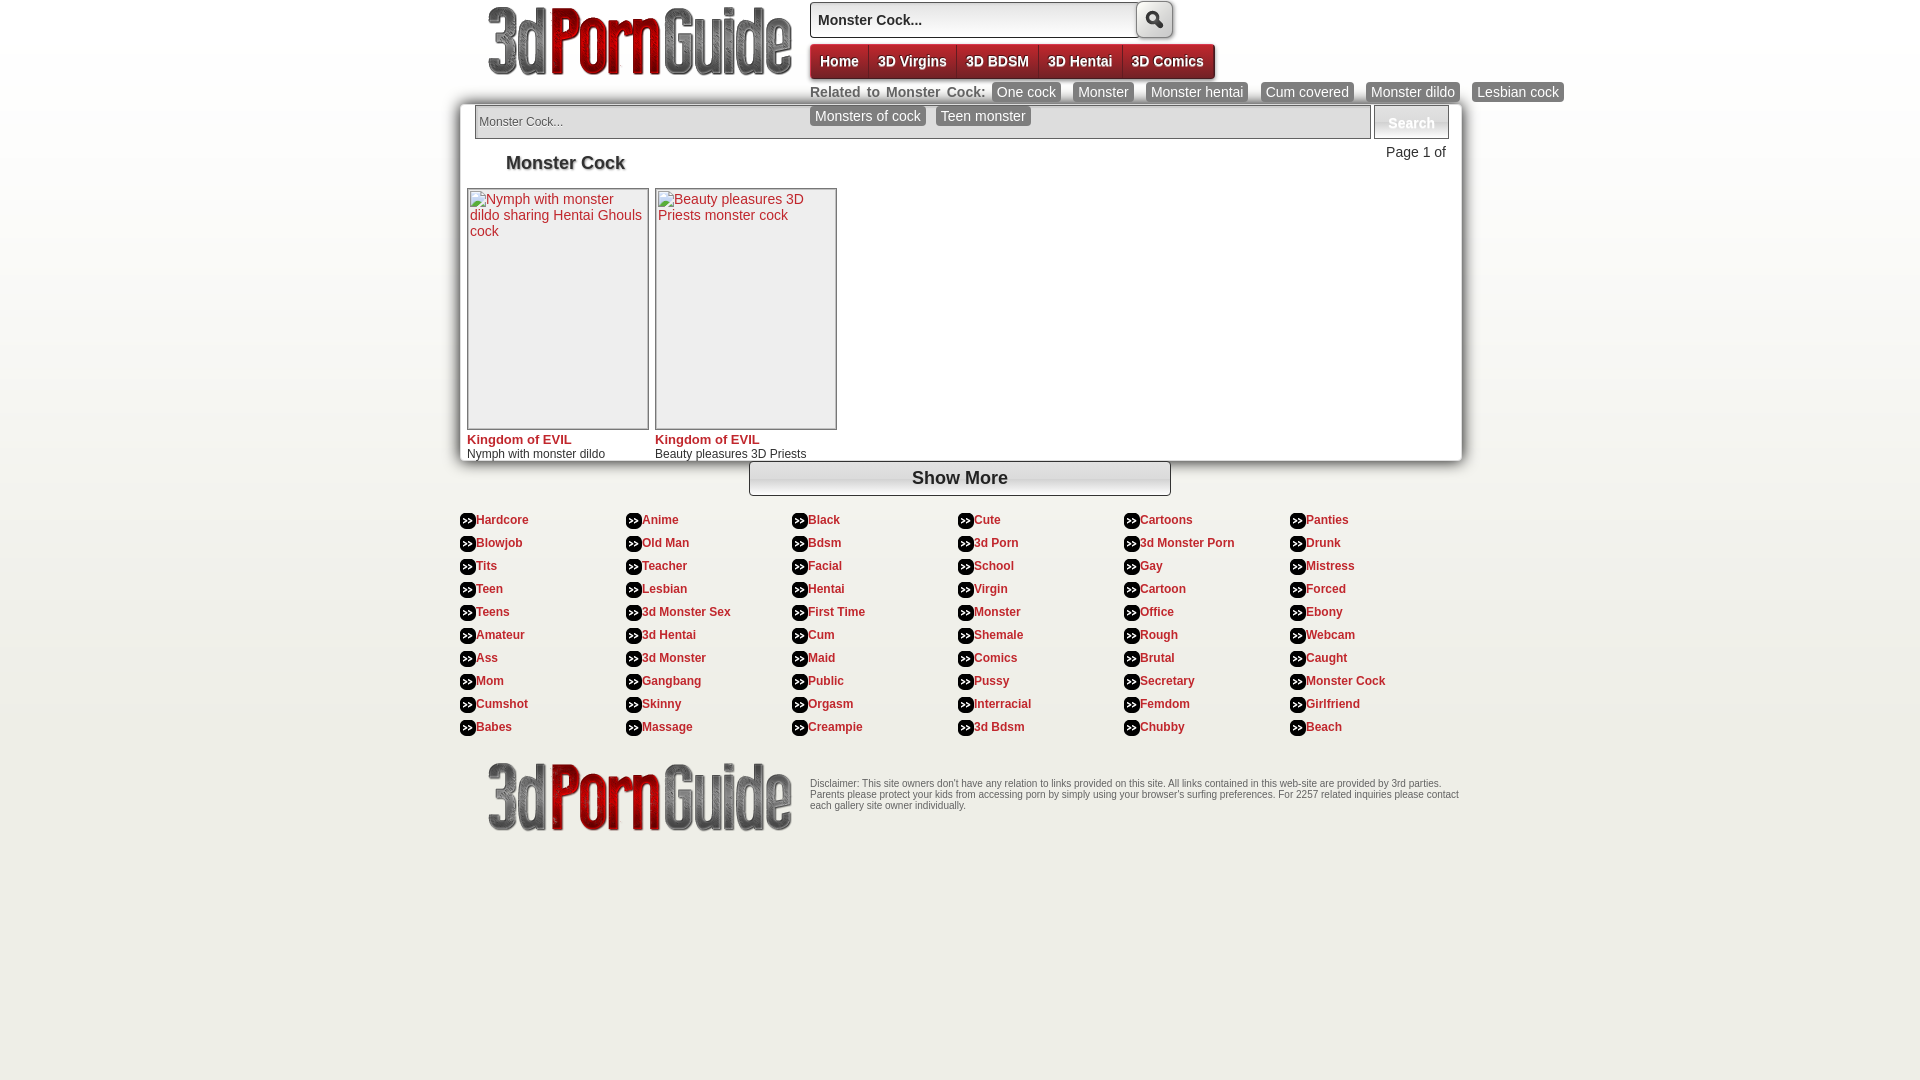  What do you see at coordinates (667, 726) in the screenshot?
I see `'Massage'` at bounding box center [667, 726].